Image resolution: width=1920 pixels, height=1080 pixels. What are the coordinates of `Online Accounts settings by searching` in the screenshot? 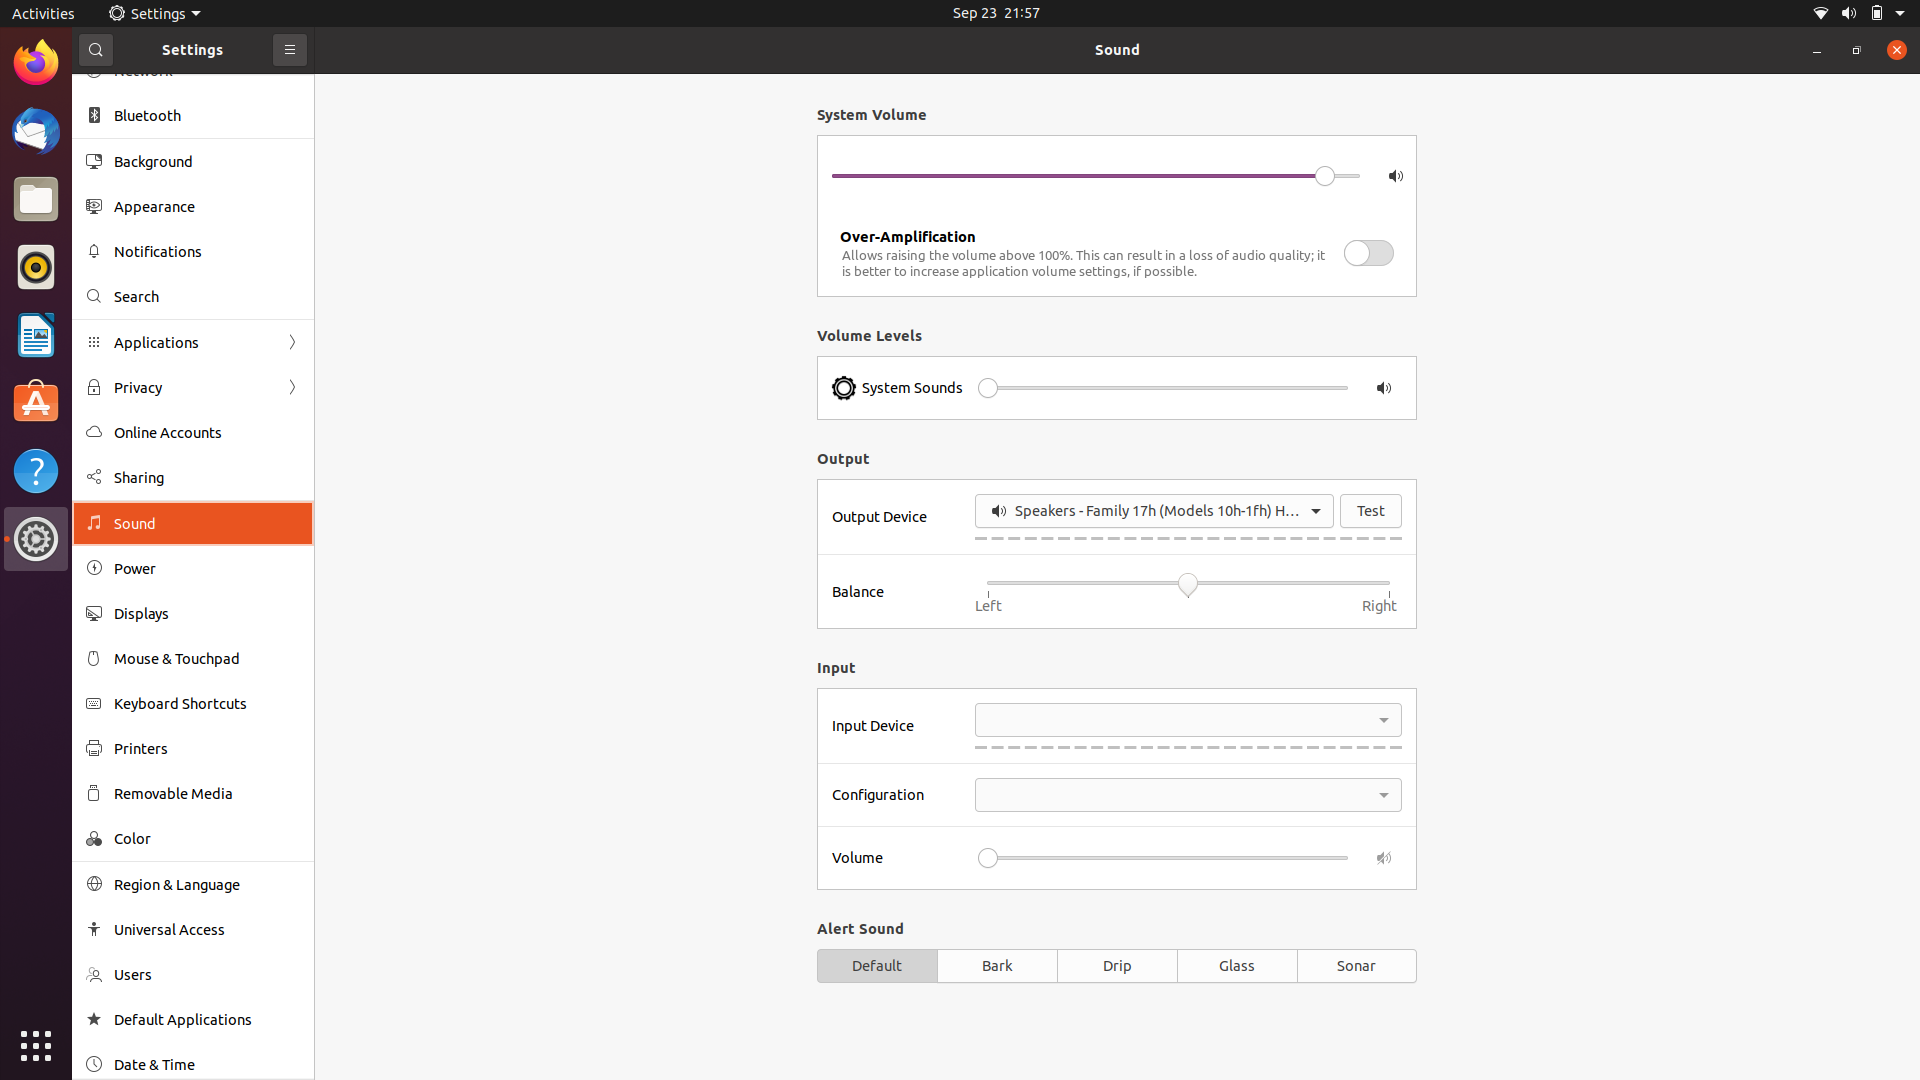 It's located at (191, 293).